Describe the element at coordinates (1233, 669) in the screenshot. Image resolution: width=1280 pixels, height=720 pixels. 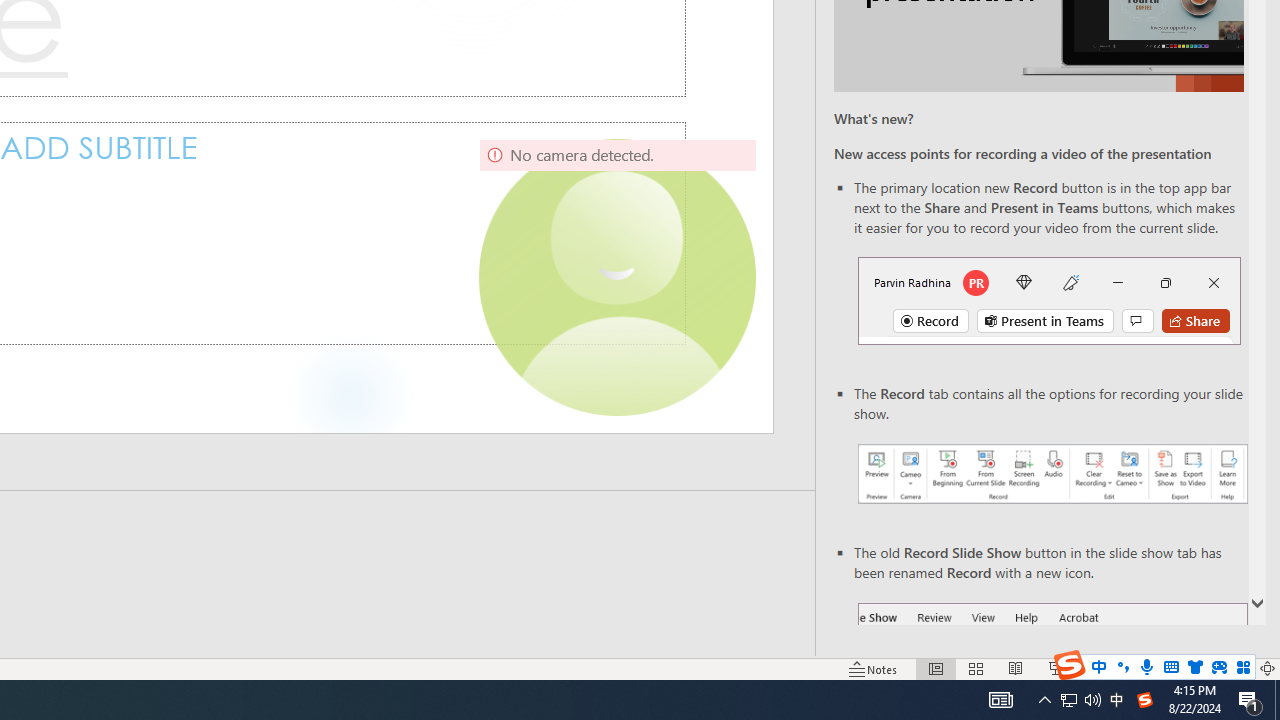
I see `'Zoom 131%'` at that location.